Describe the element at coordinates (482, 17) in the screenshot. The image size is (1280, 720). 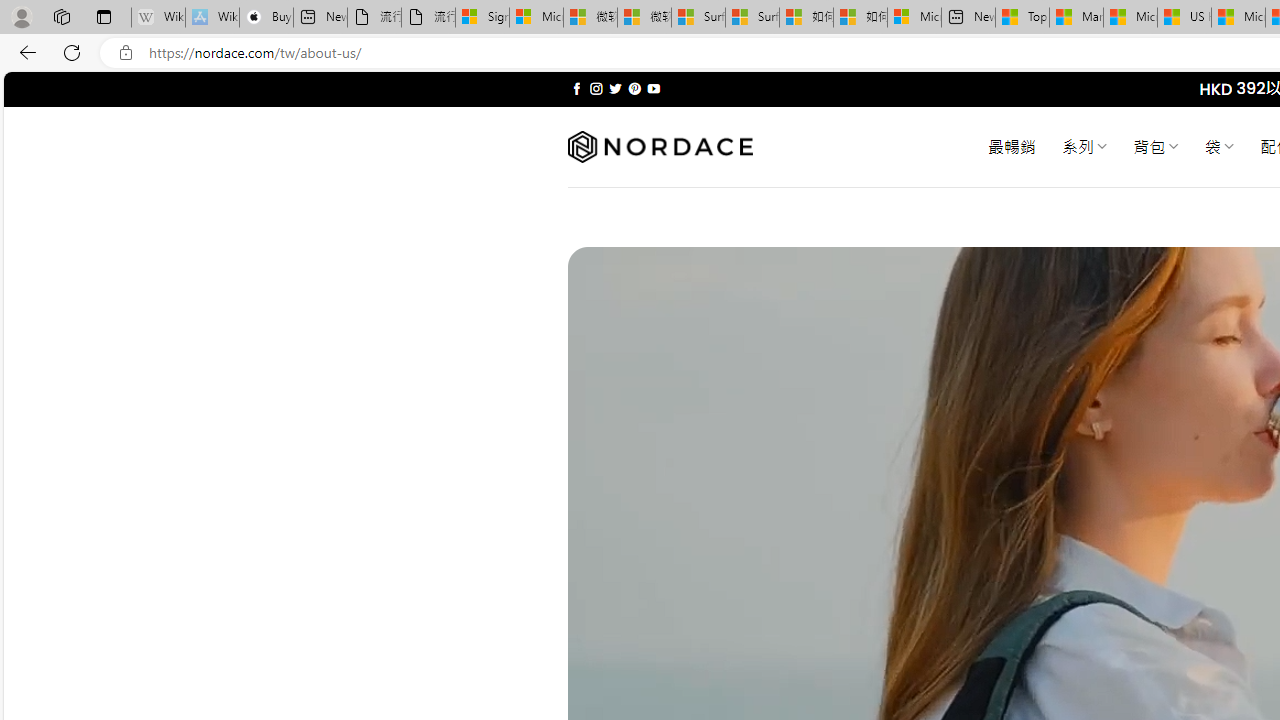
I see `'Sign in to your Microsoft account'` at that location.